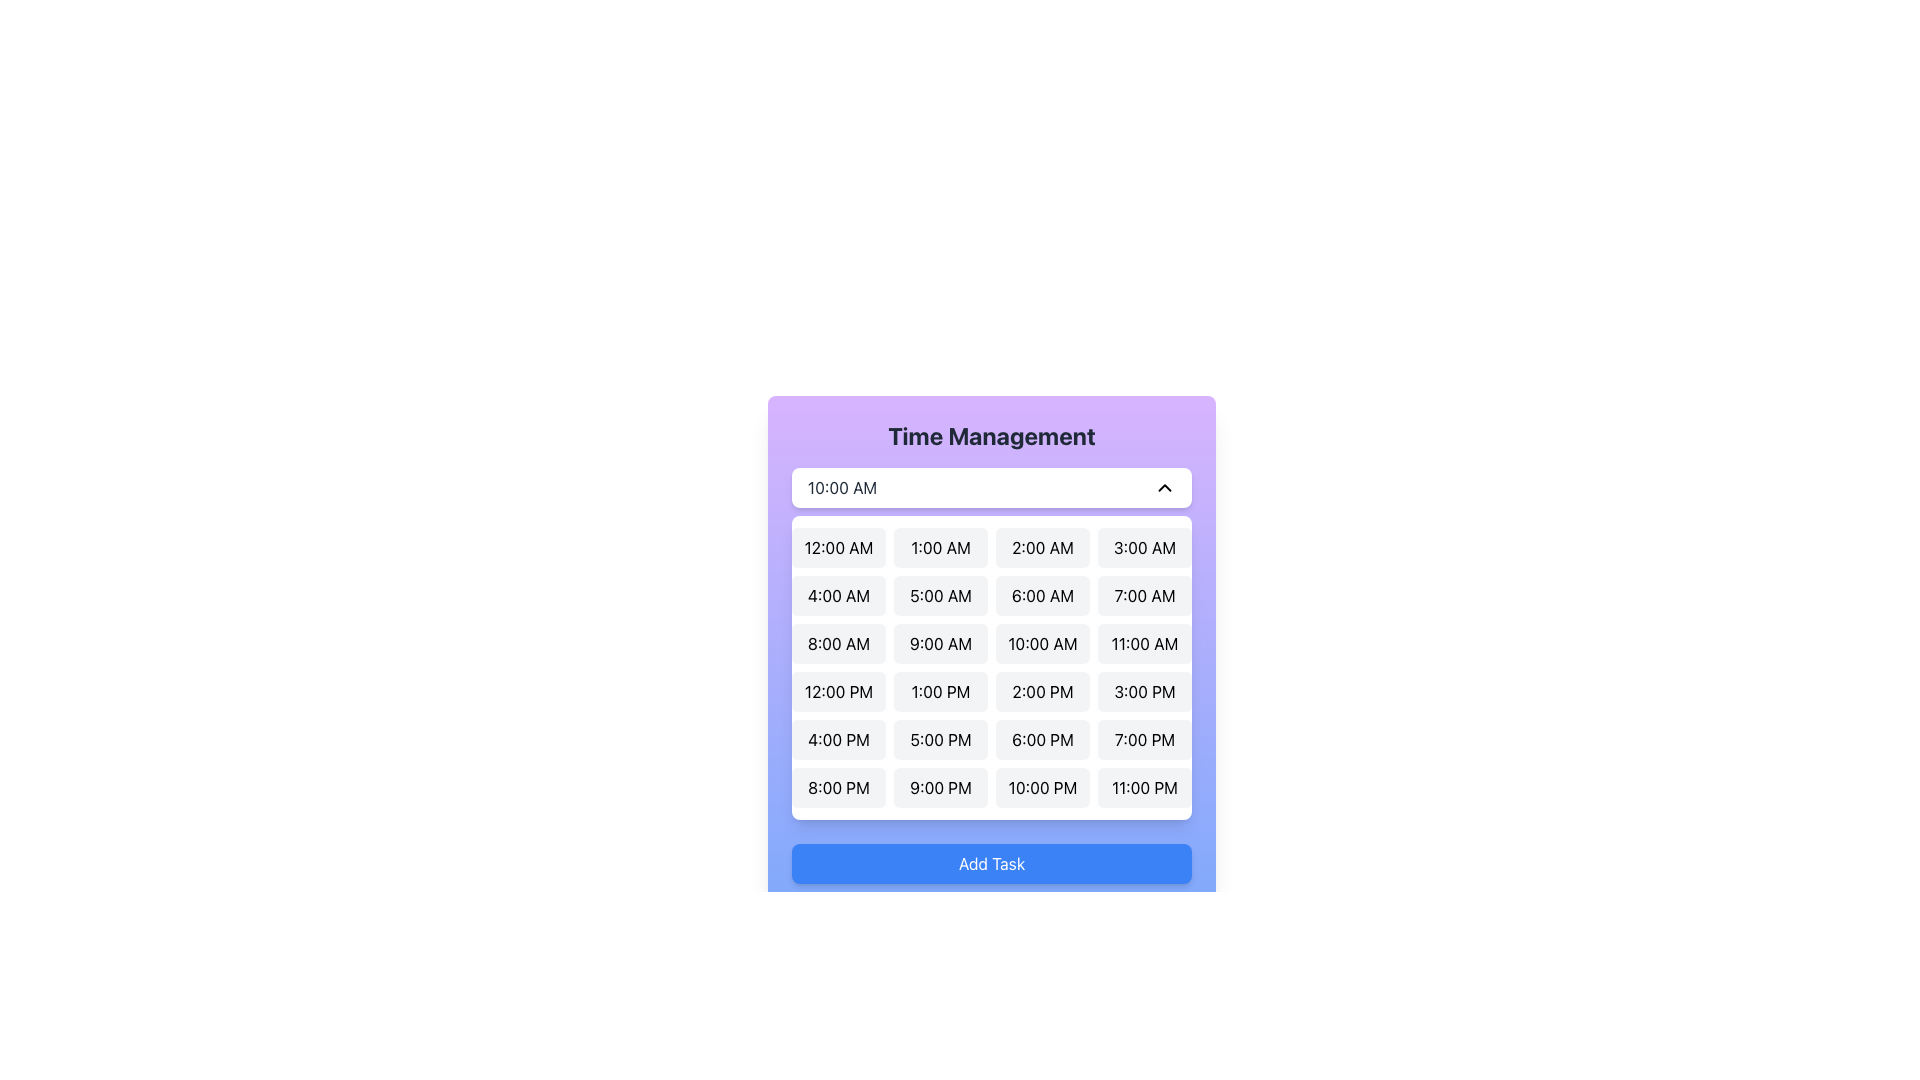 The width and height of the screenshot is (1920, 1080). I want to click on the time selection button for 4:00 AM located in the second row and first column of the time management interface to indicate the hover state, so click(839, 595).